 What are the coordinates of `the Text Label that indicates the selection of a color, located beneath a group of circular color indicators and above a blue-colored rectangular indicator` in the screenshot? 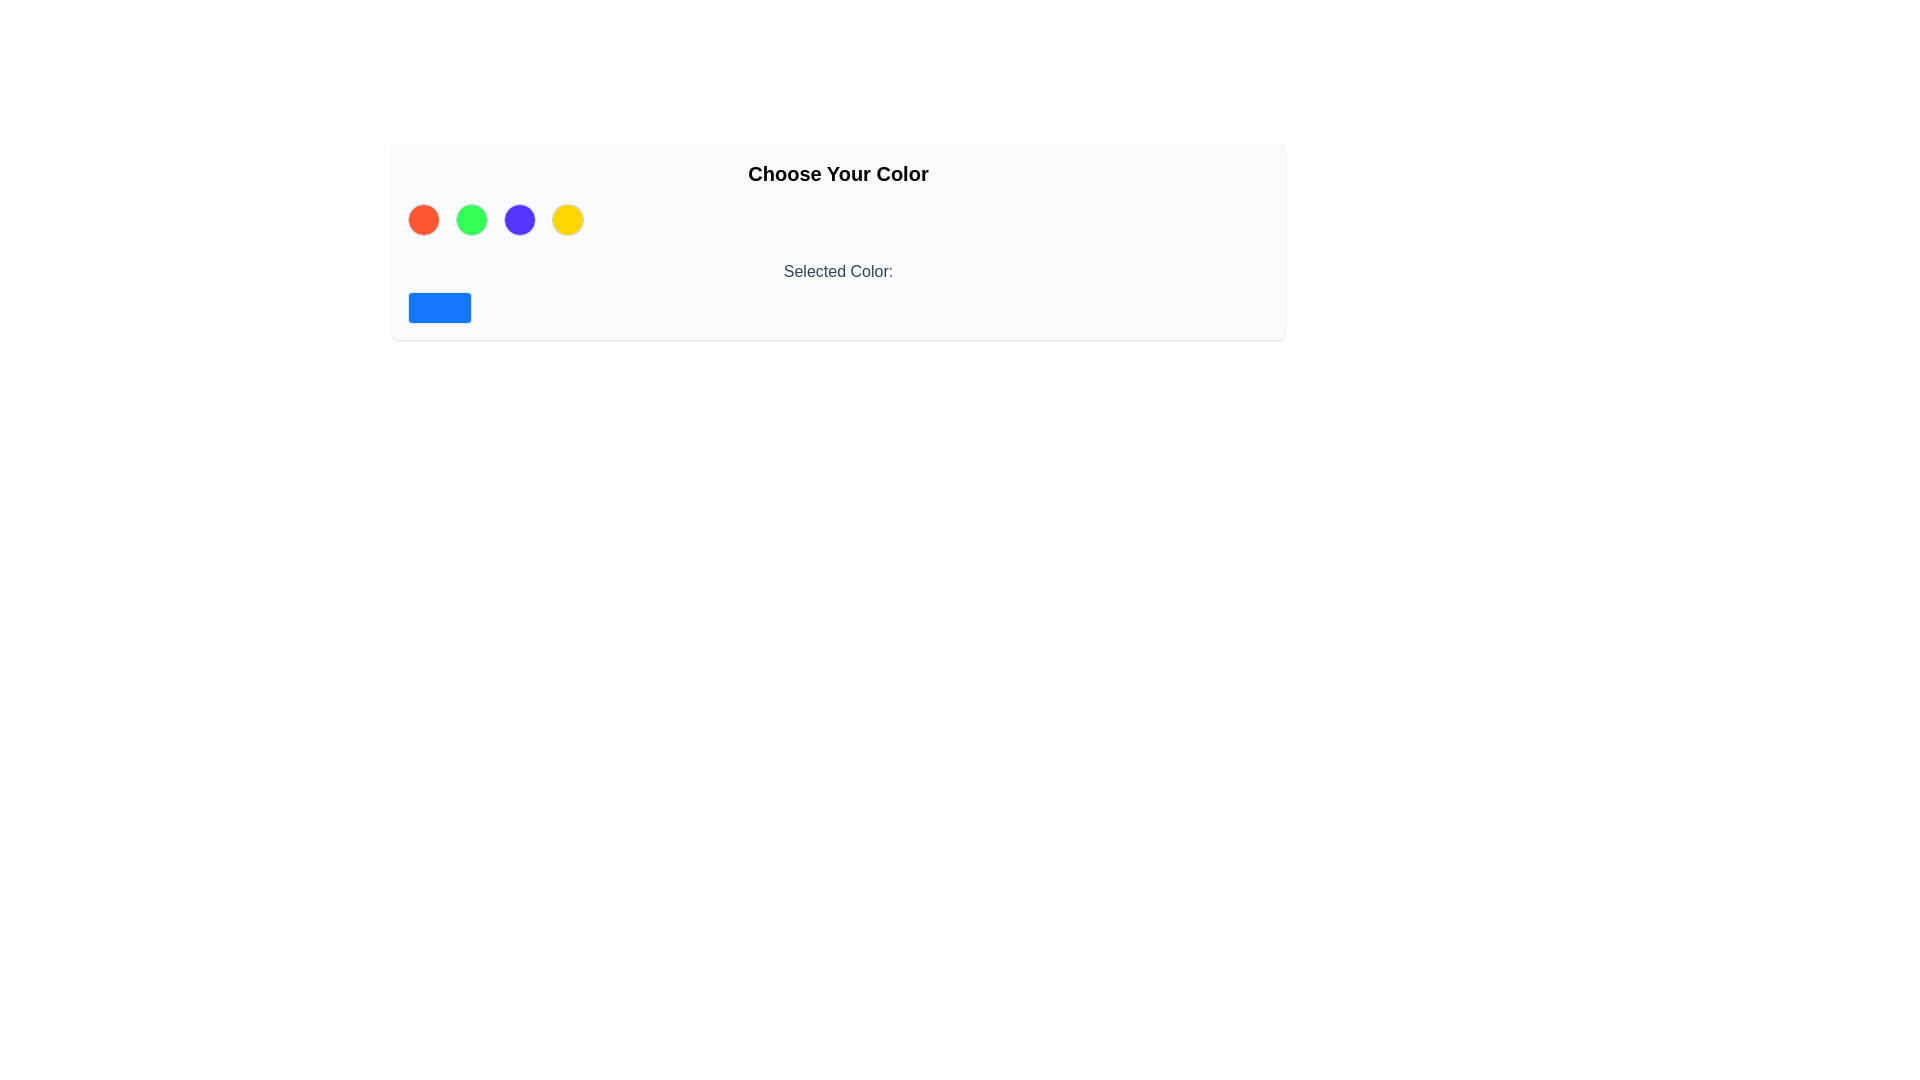 It's located at (838, 272).